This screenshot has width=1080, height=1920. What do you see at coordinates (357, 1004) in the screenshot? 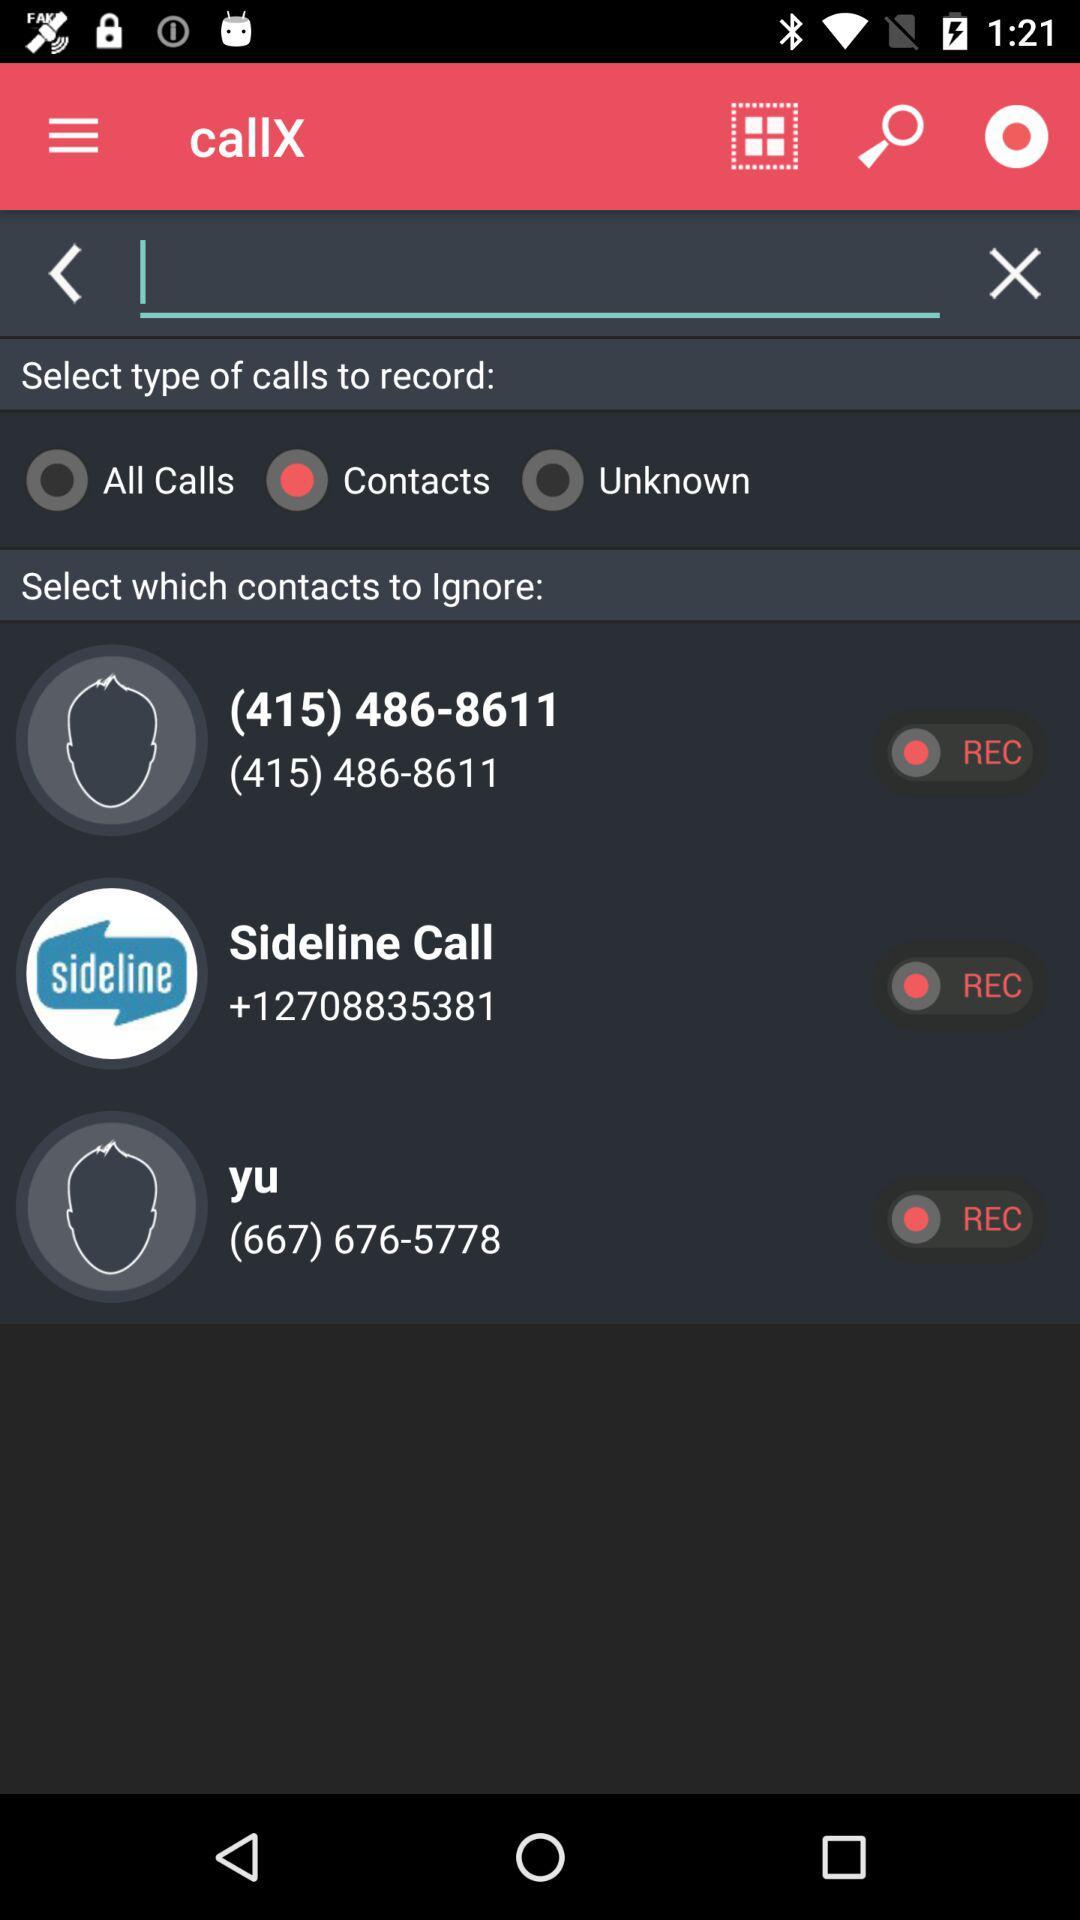
I see `+12708835381 item` at bounding box center [357, 1004].